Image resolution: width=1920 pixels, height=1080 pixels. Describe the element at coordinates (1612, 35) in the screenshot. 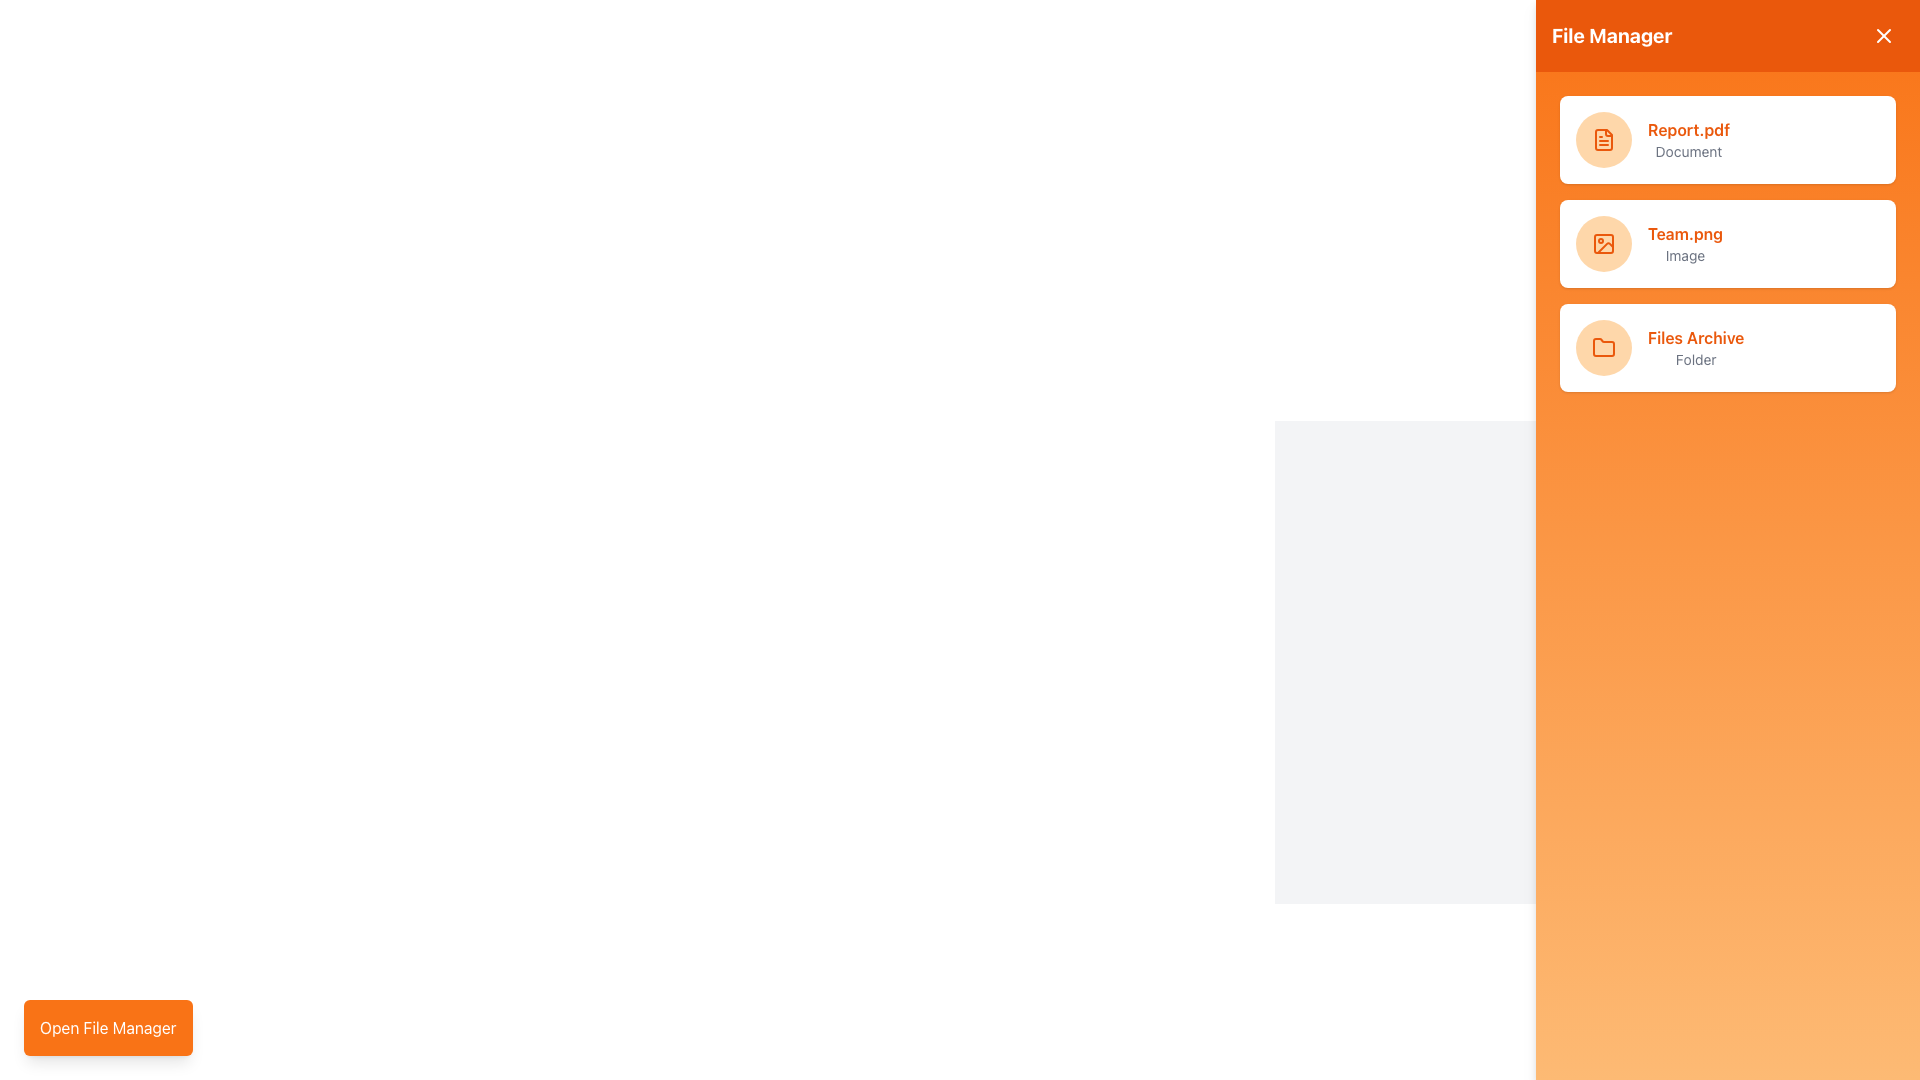

I see `the title text element located at the upper-left corner of the right-side panel, which provides context about the panel's content` at that location.